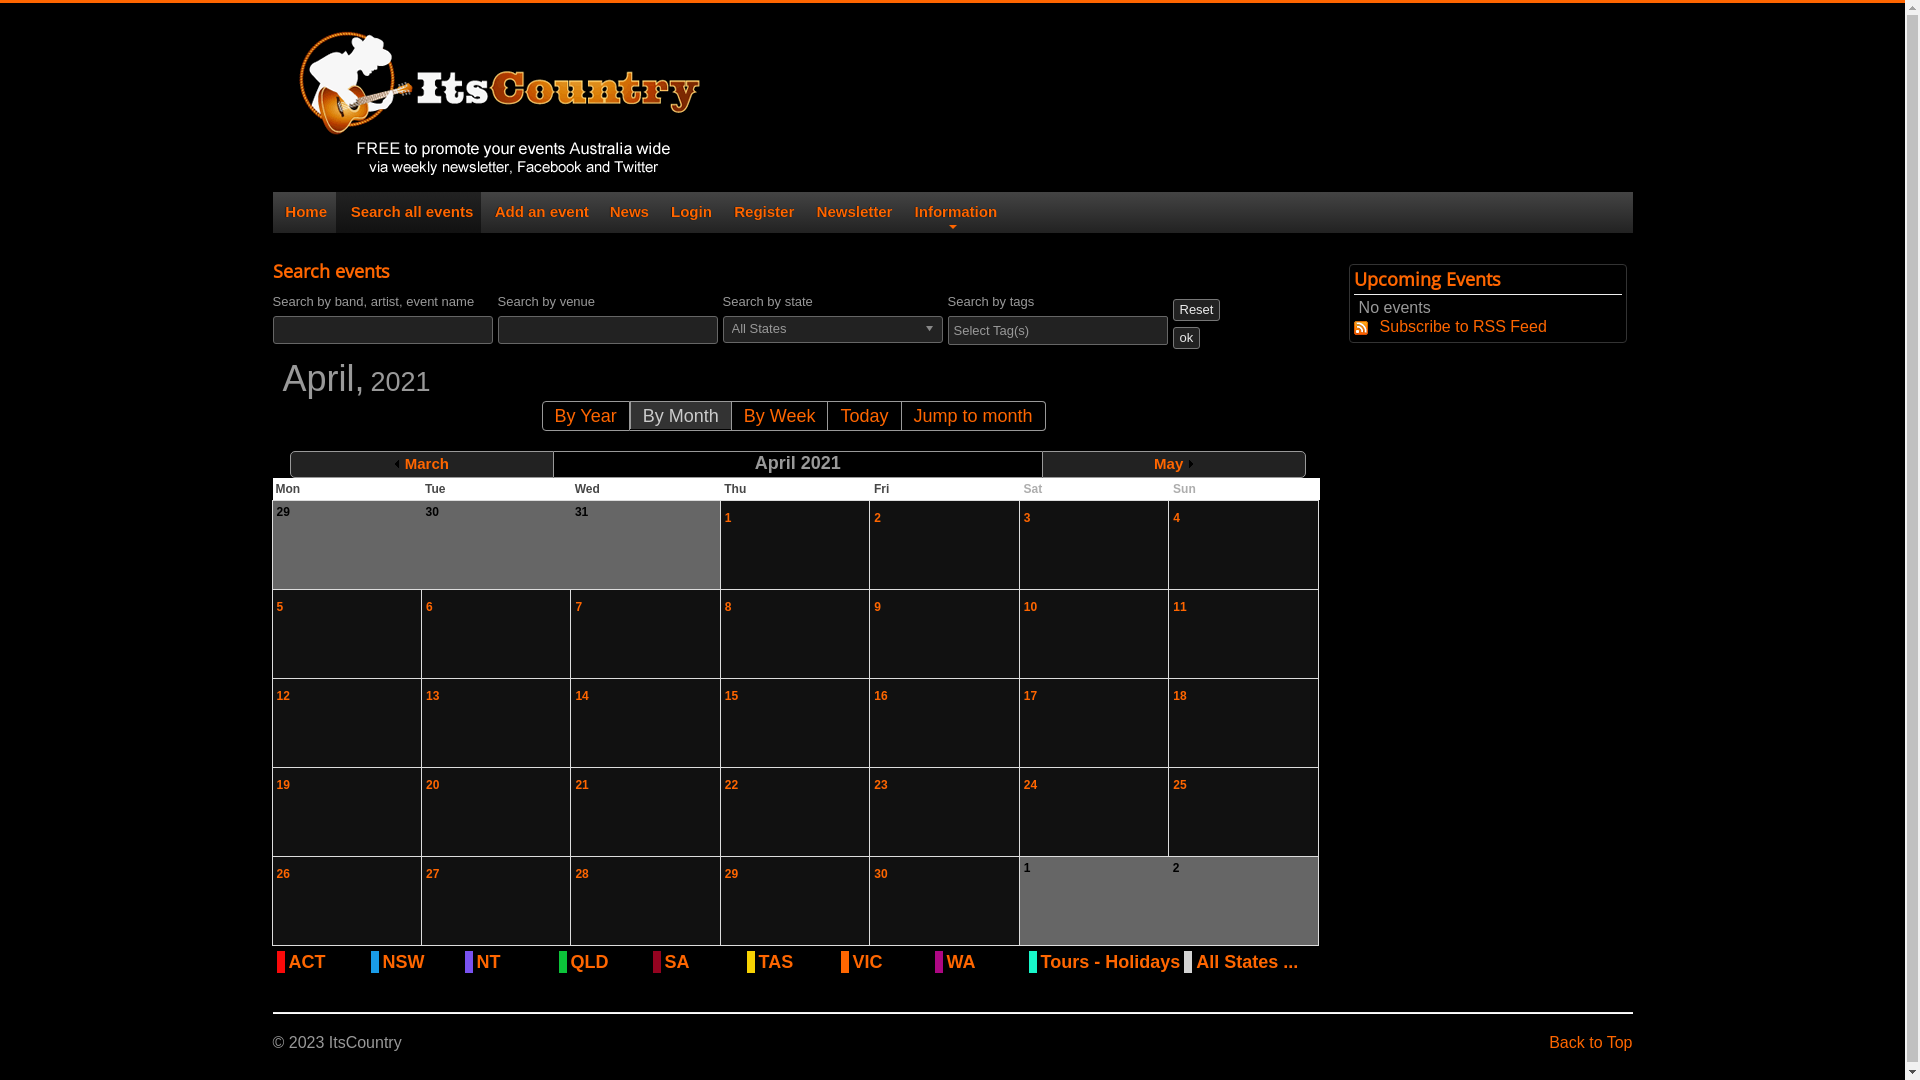  What do you see at coordinates (326, 960) in the screenshot?
I see `'ACT'` at bounding box center [326, 960].